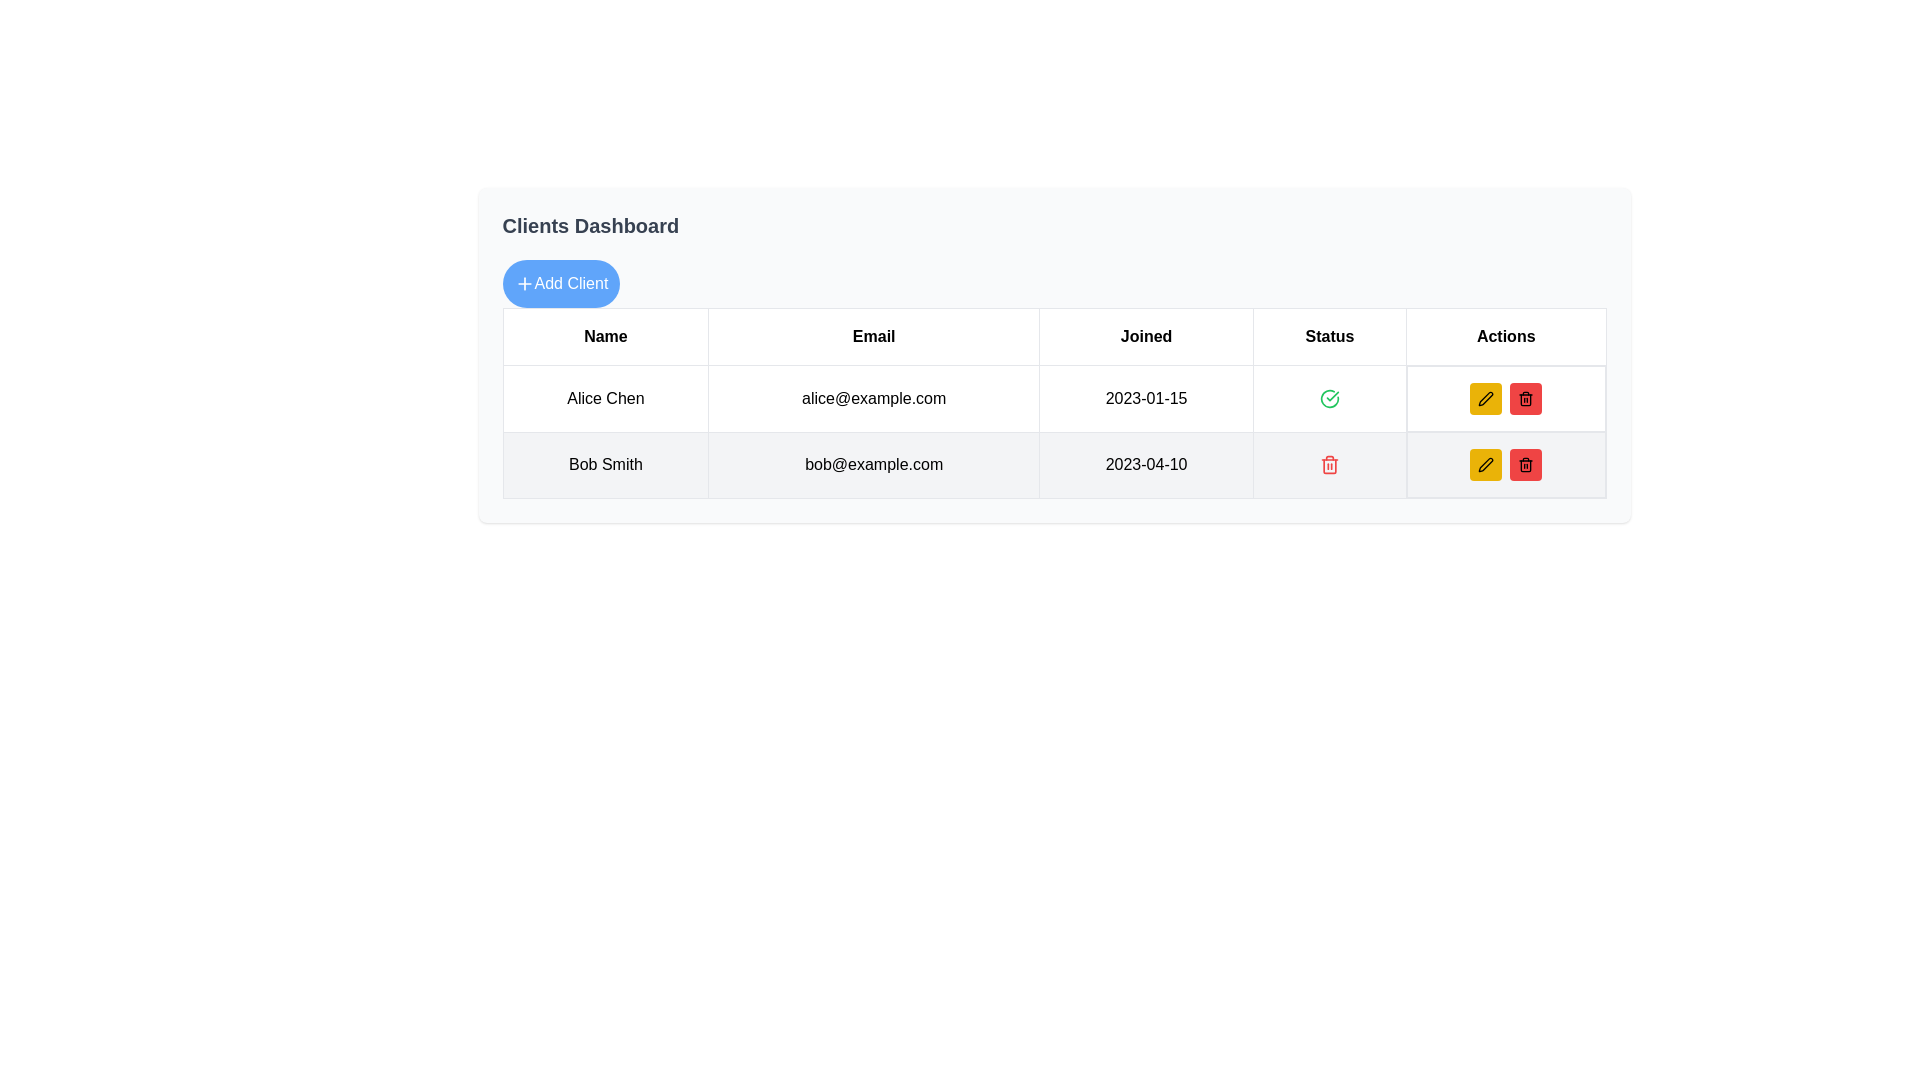 This screenshot has height=1080, width=1920. Describe the element at coordinates (1329, 398) in the screenshot. I see `the status indicated by the success/completion icon located in the fourth column of the first row under the 'Status' header` at that location.